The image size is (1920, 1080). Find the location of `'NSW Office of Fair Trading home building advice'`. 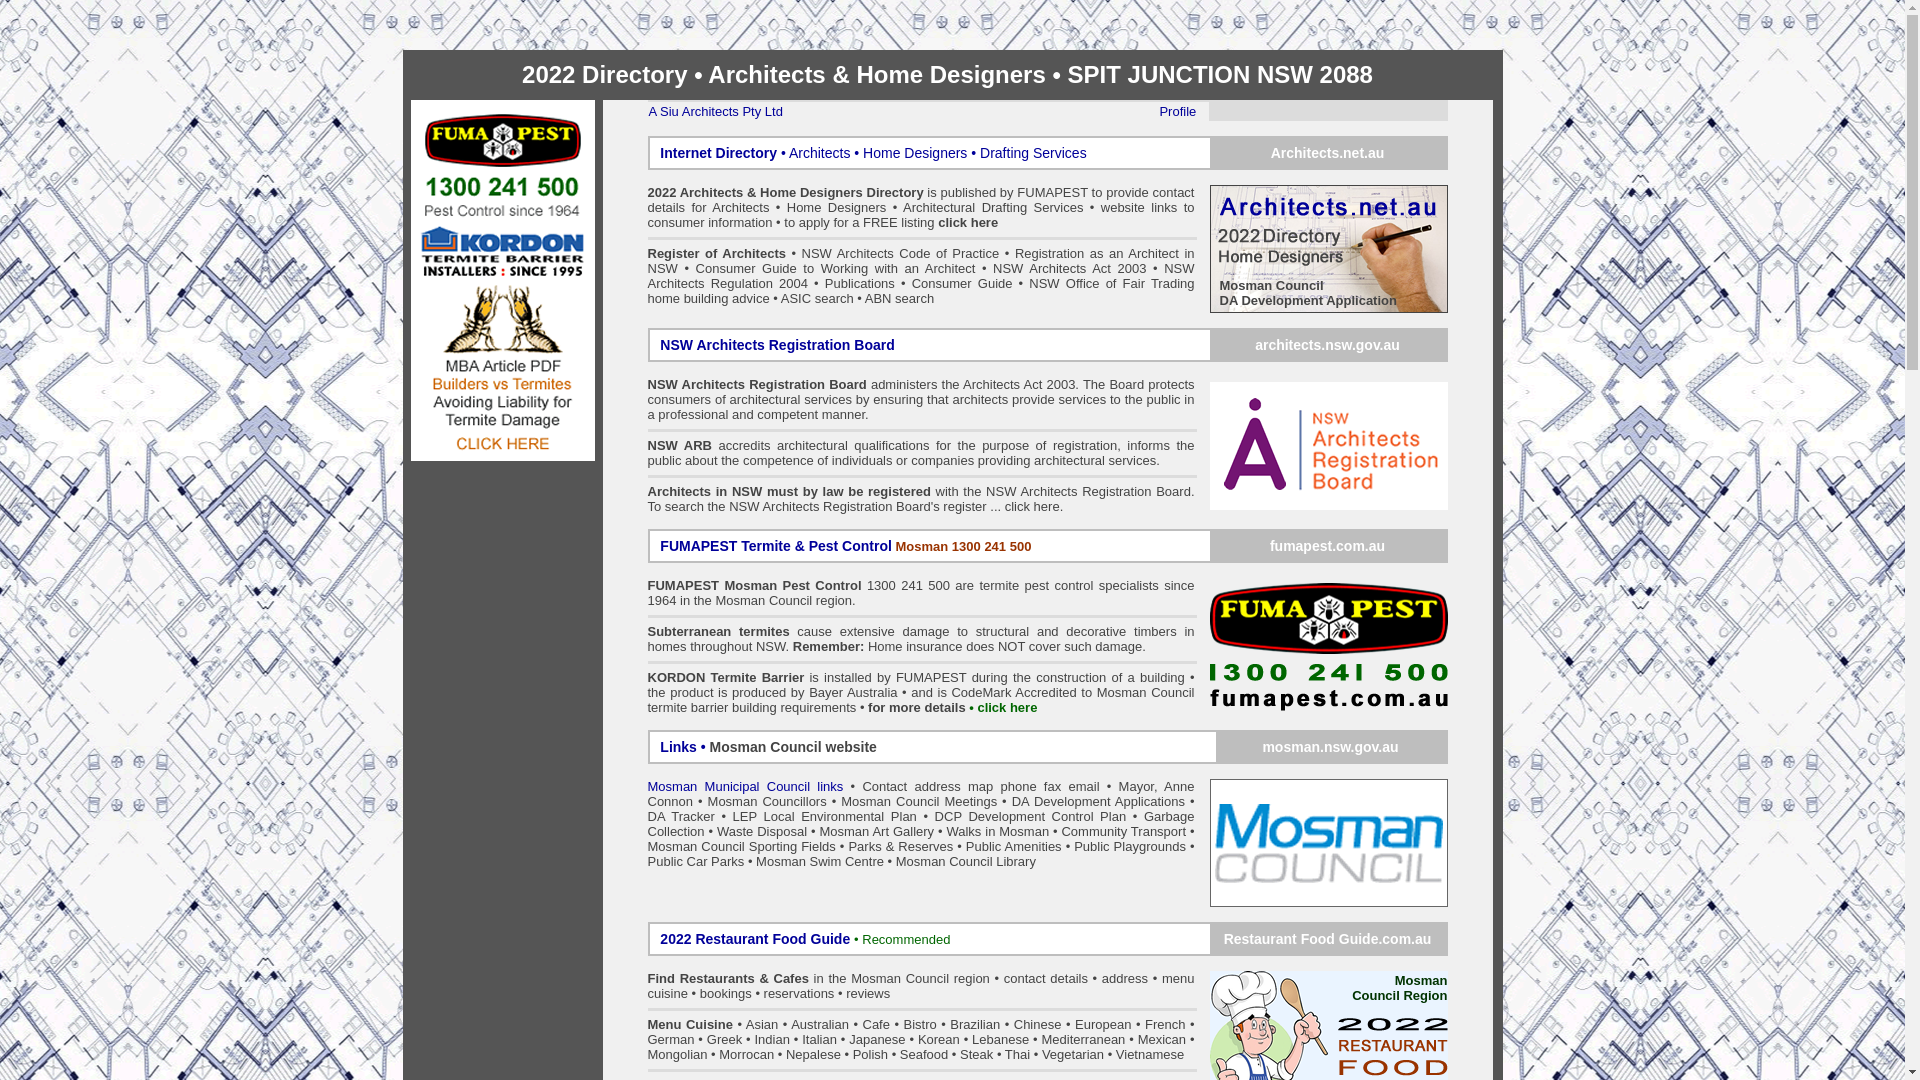

'NSW Office of Fair Trading home building advice' is located at coordinates (920, 290).